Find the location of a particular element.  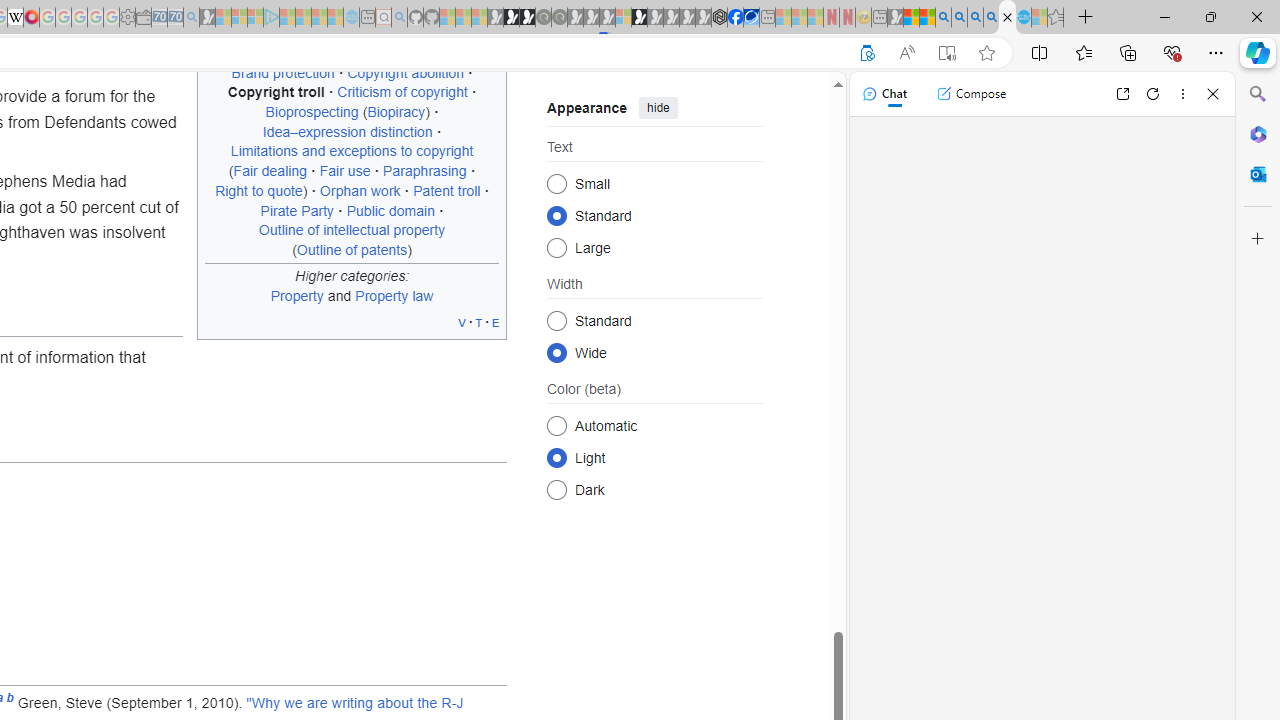

'MediaWiki' is located at coordinates (32, 17).